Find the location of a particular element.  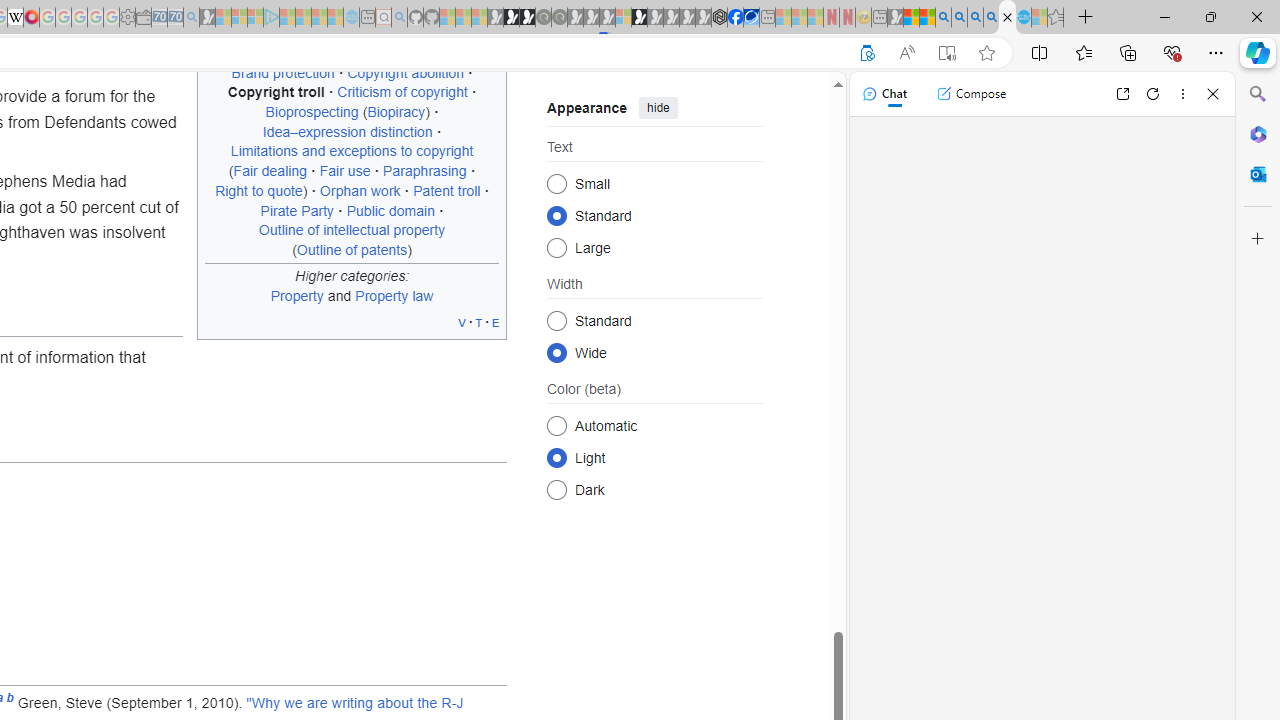

'MediaWiki' is located at coordinates (32, 17).